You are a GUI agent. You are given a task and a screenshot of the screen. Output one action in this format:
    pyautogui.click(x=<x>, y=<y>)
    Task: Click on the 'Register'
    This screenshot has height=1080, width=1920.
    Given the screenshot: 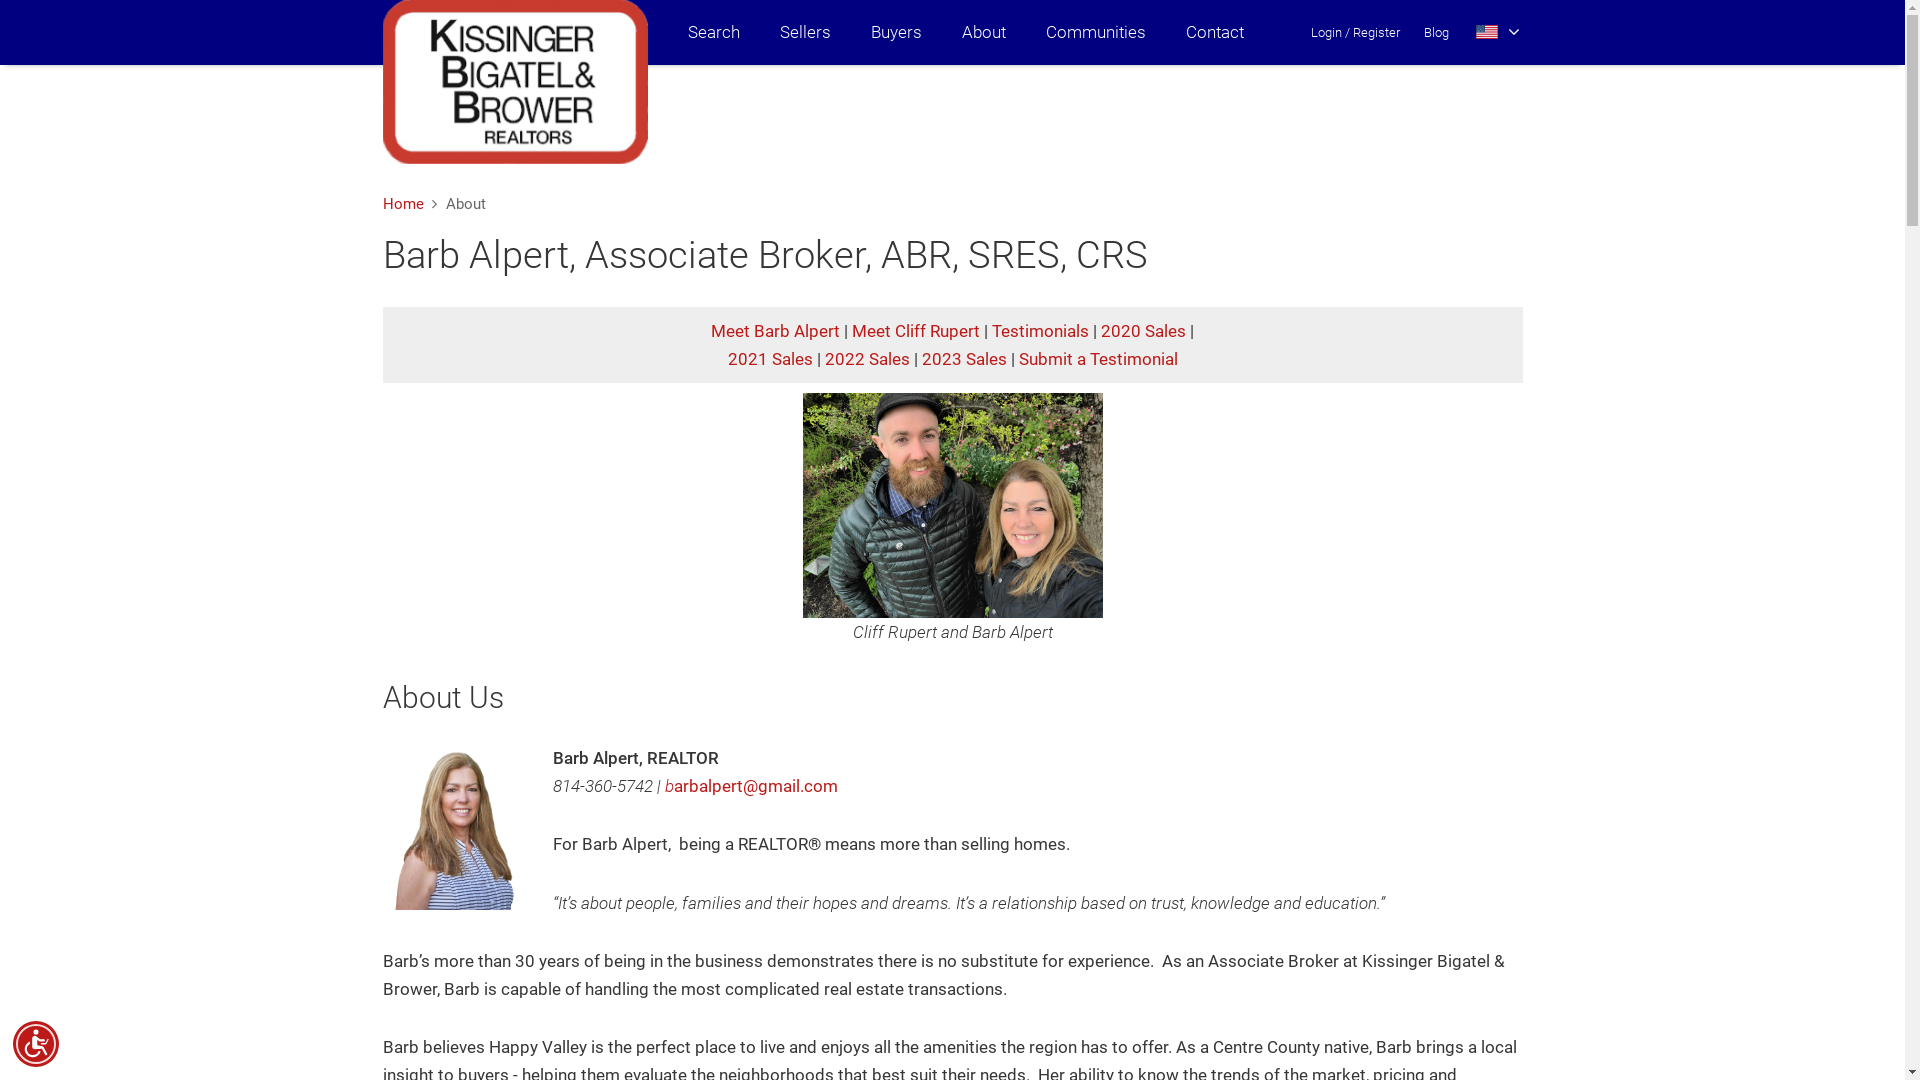 What is the action you would take?
    pyautogui.click(x=1374, y=32)
    